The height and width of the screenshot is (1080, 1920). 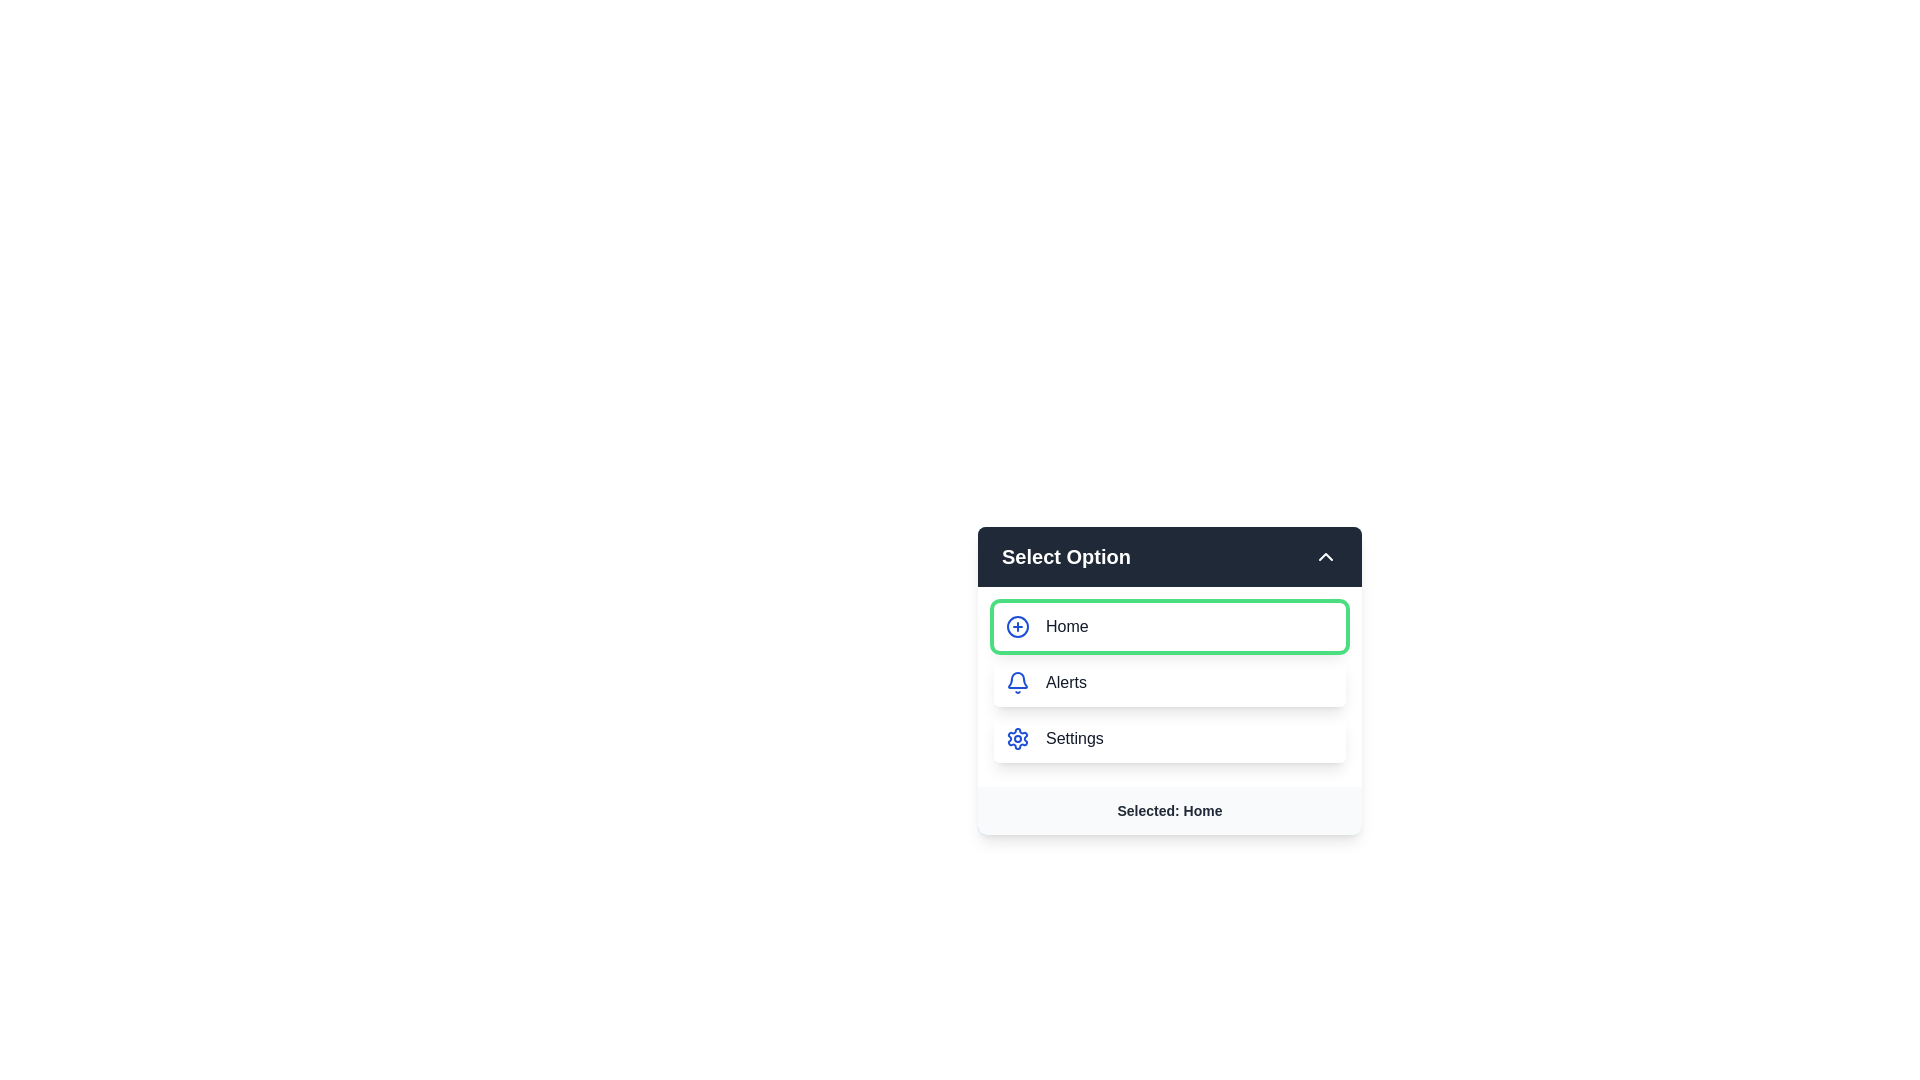 What do you see at coordinates (1017, 626) in the screenshot?
I see `the 'Home' icon, which visually represents the 'Home' menu item and is positioned to the left of the text 'Home'` at bounding box center [1017, 626].